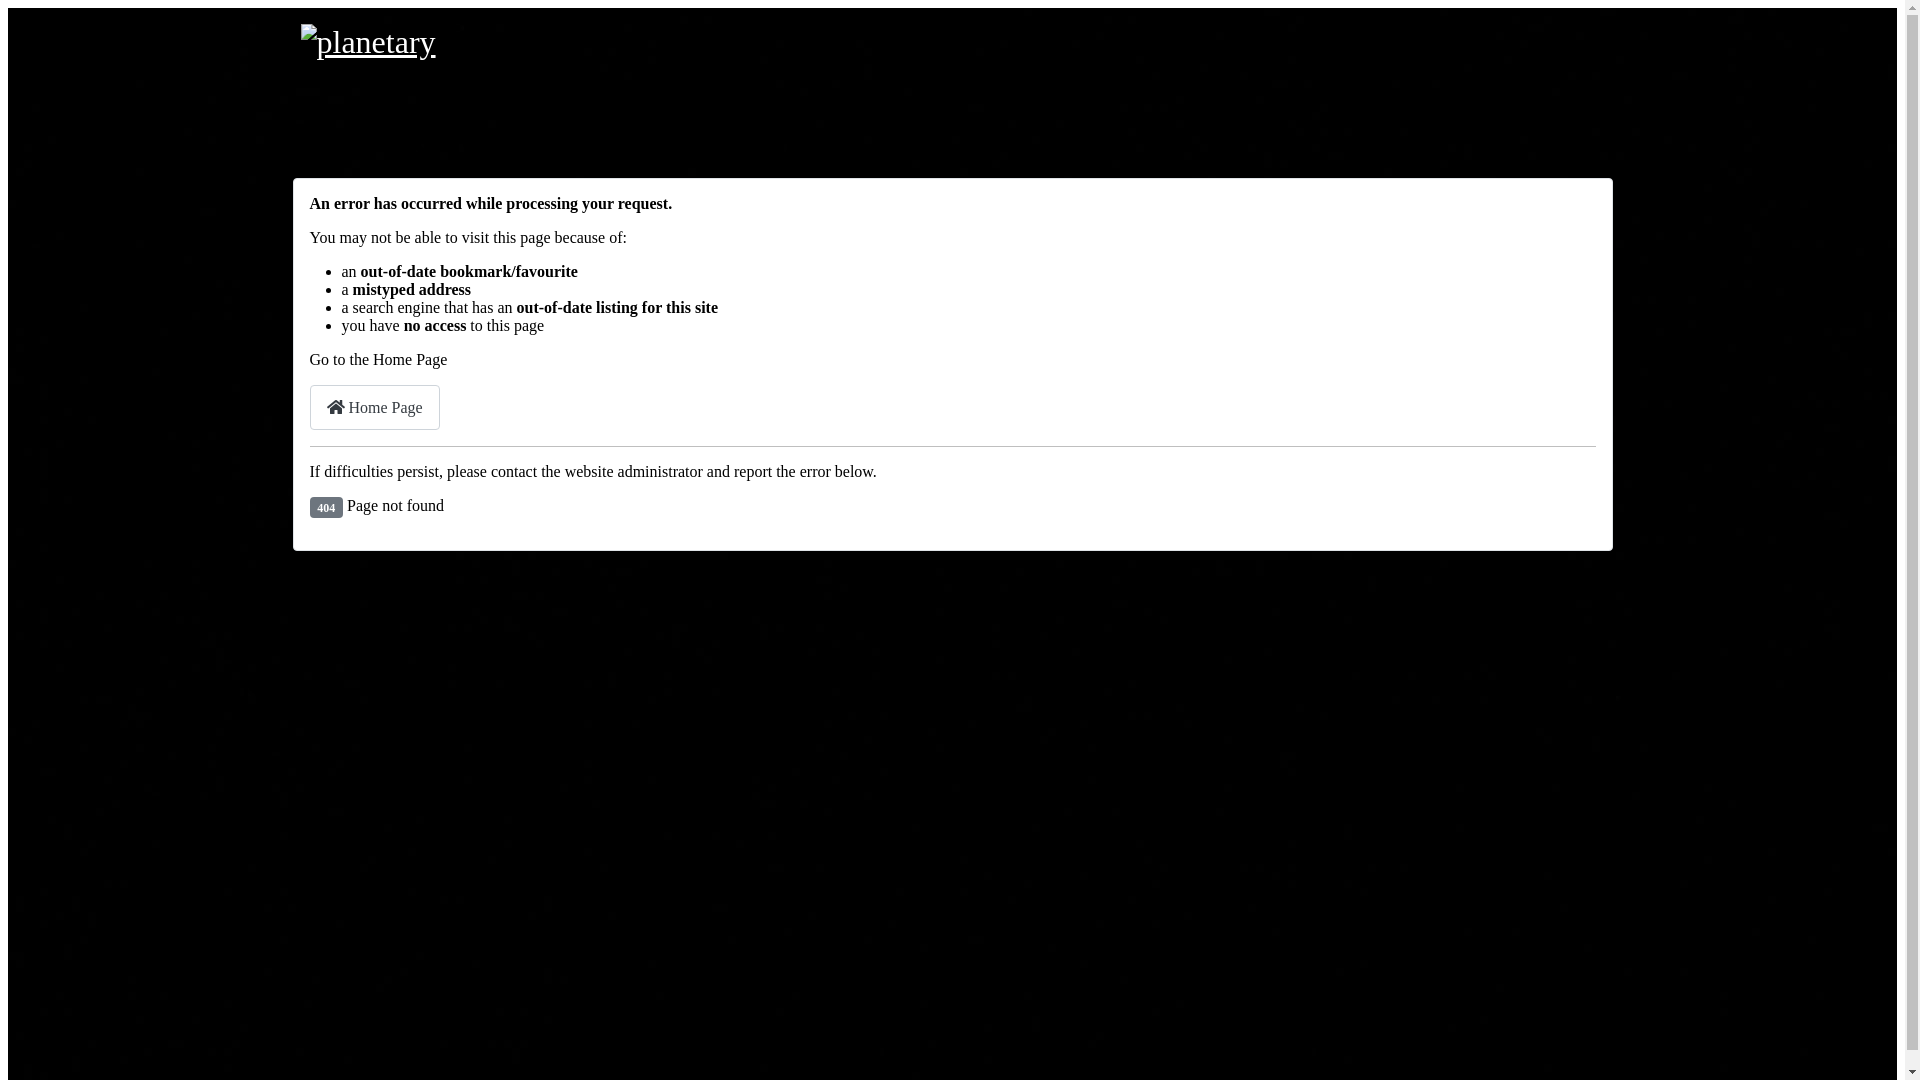  What do you see at coordinates (374, 406) in the screenshot?
I see `'Home Page'` at bounding box center [374, 406].